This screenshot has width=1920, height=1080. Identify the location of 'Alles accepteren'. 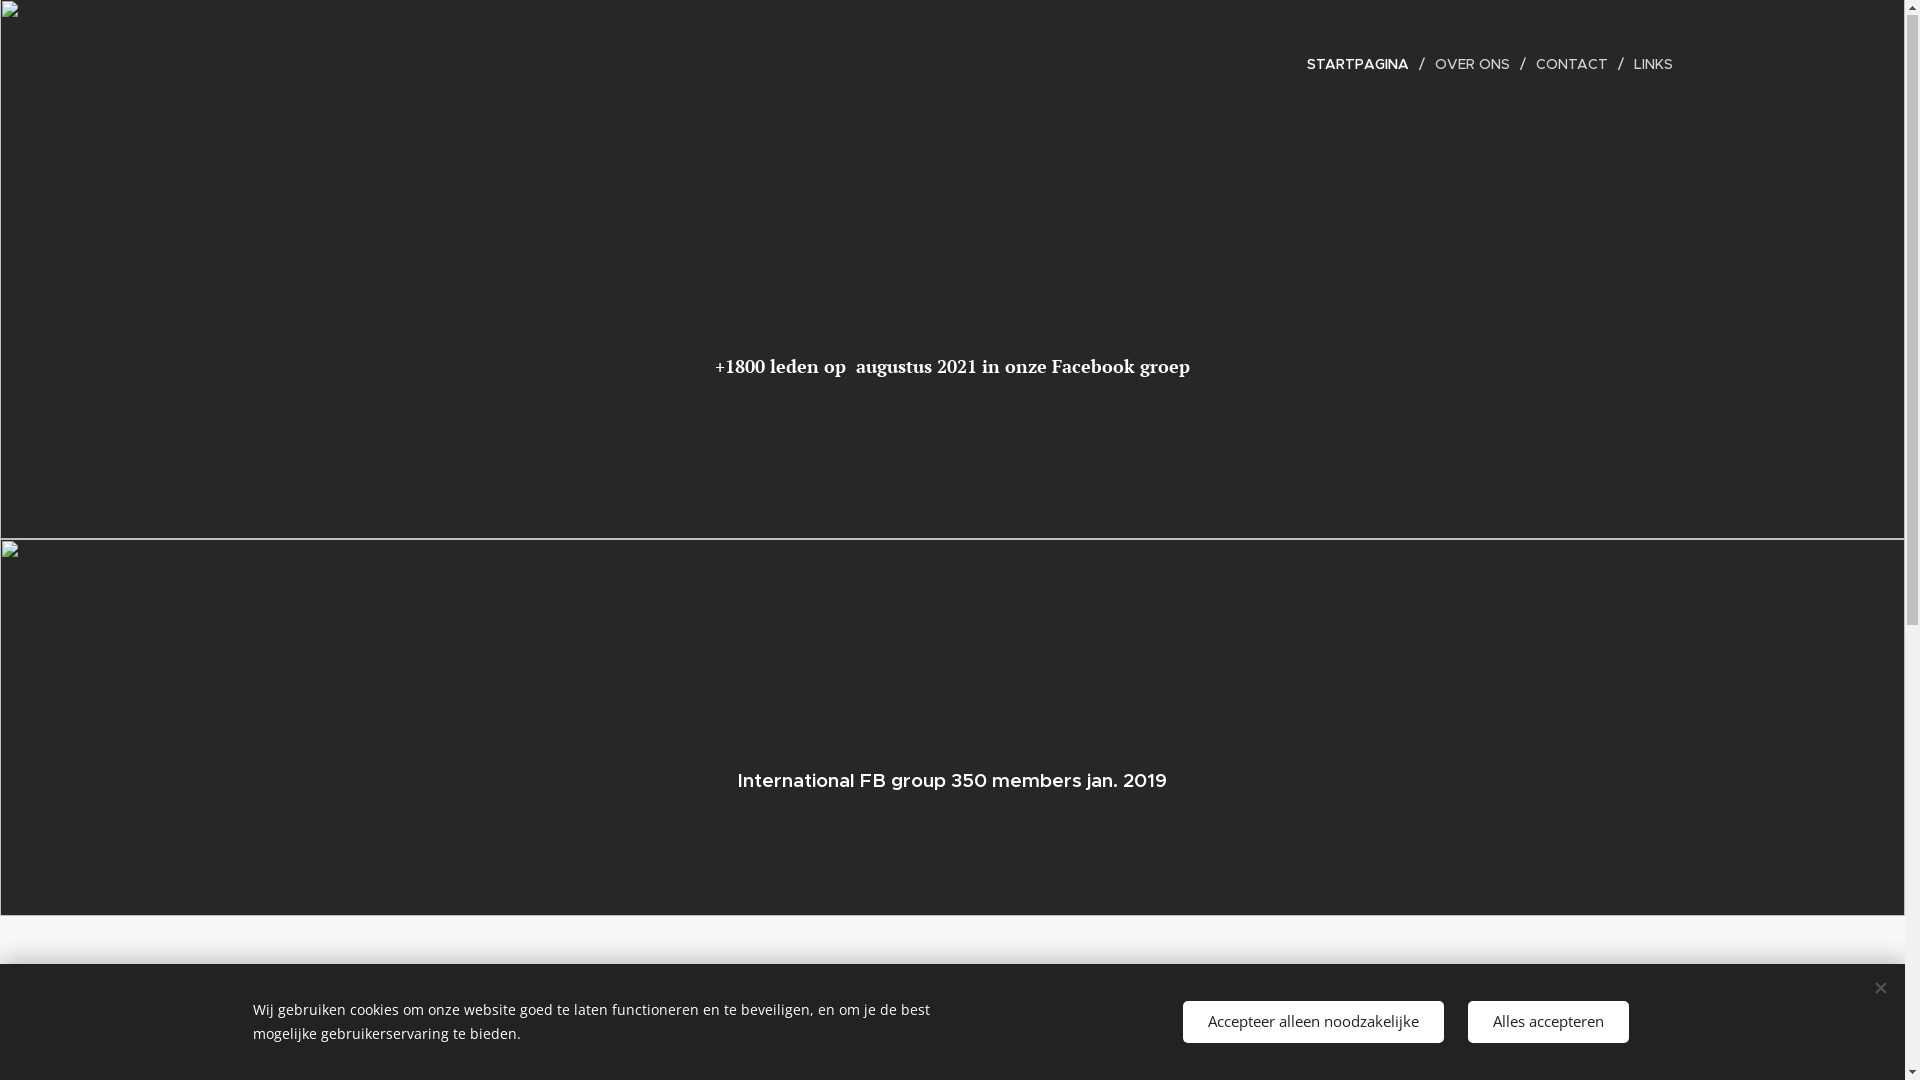
(1547, 1022).